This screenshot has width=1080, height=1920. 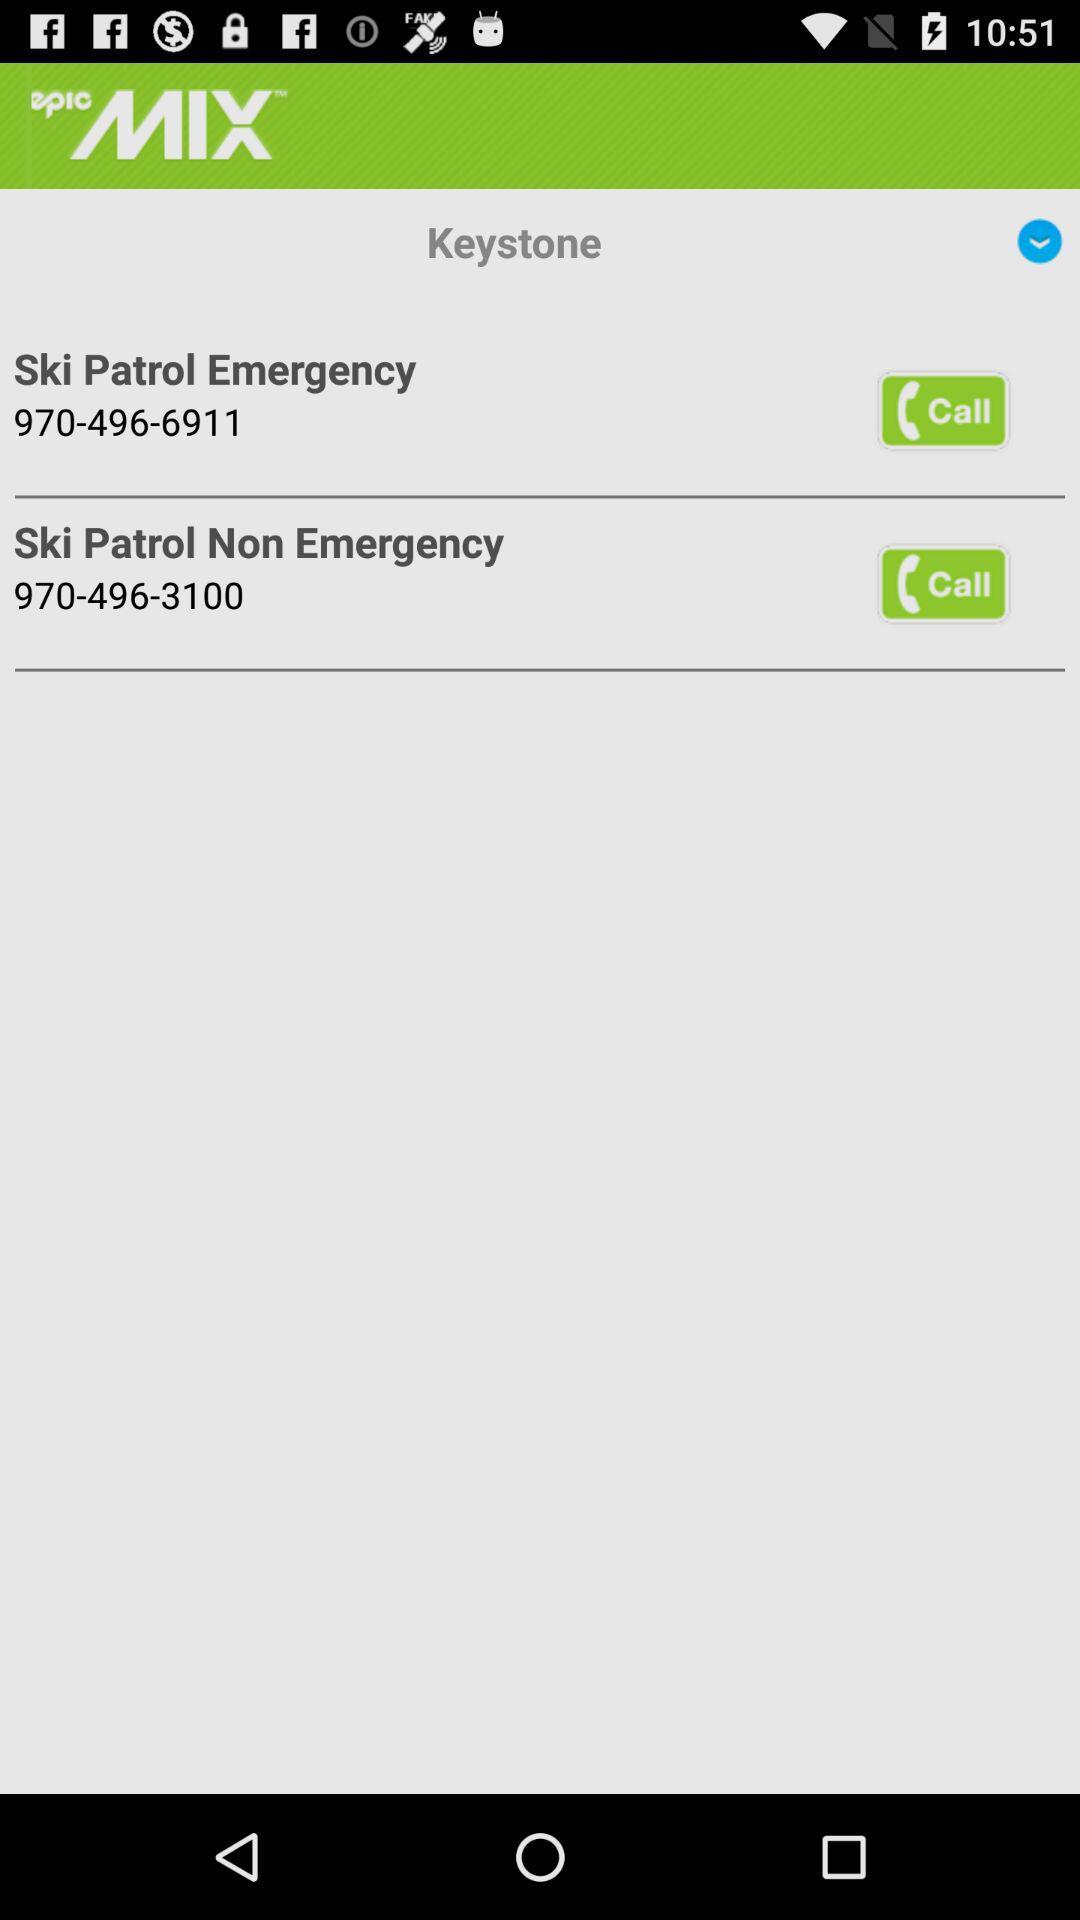 What do you see at coordinates (943, 582) in the screenshot?
I see `item next to ski patrol non` at bounding box center [943, 582].